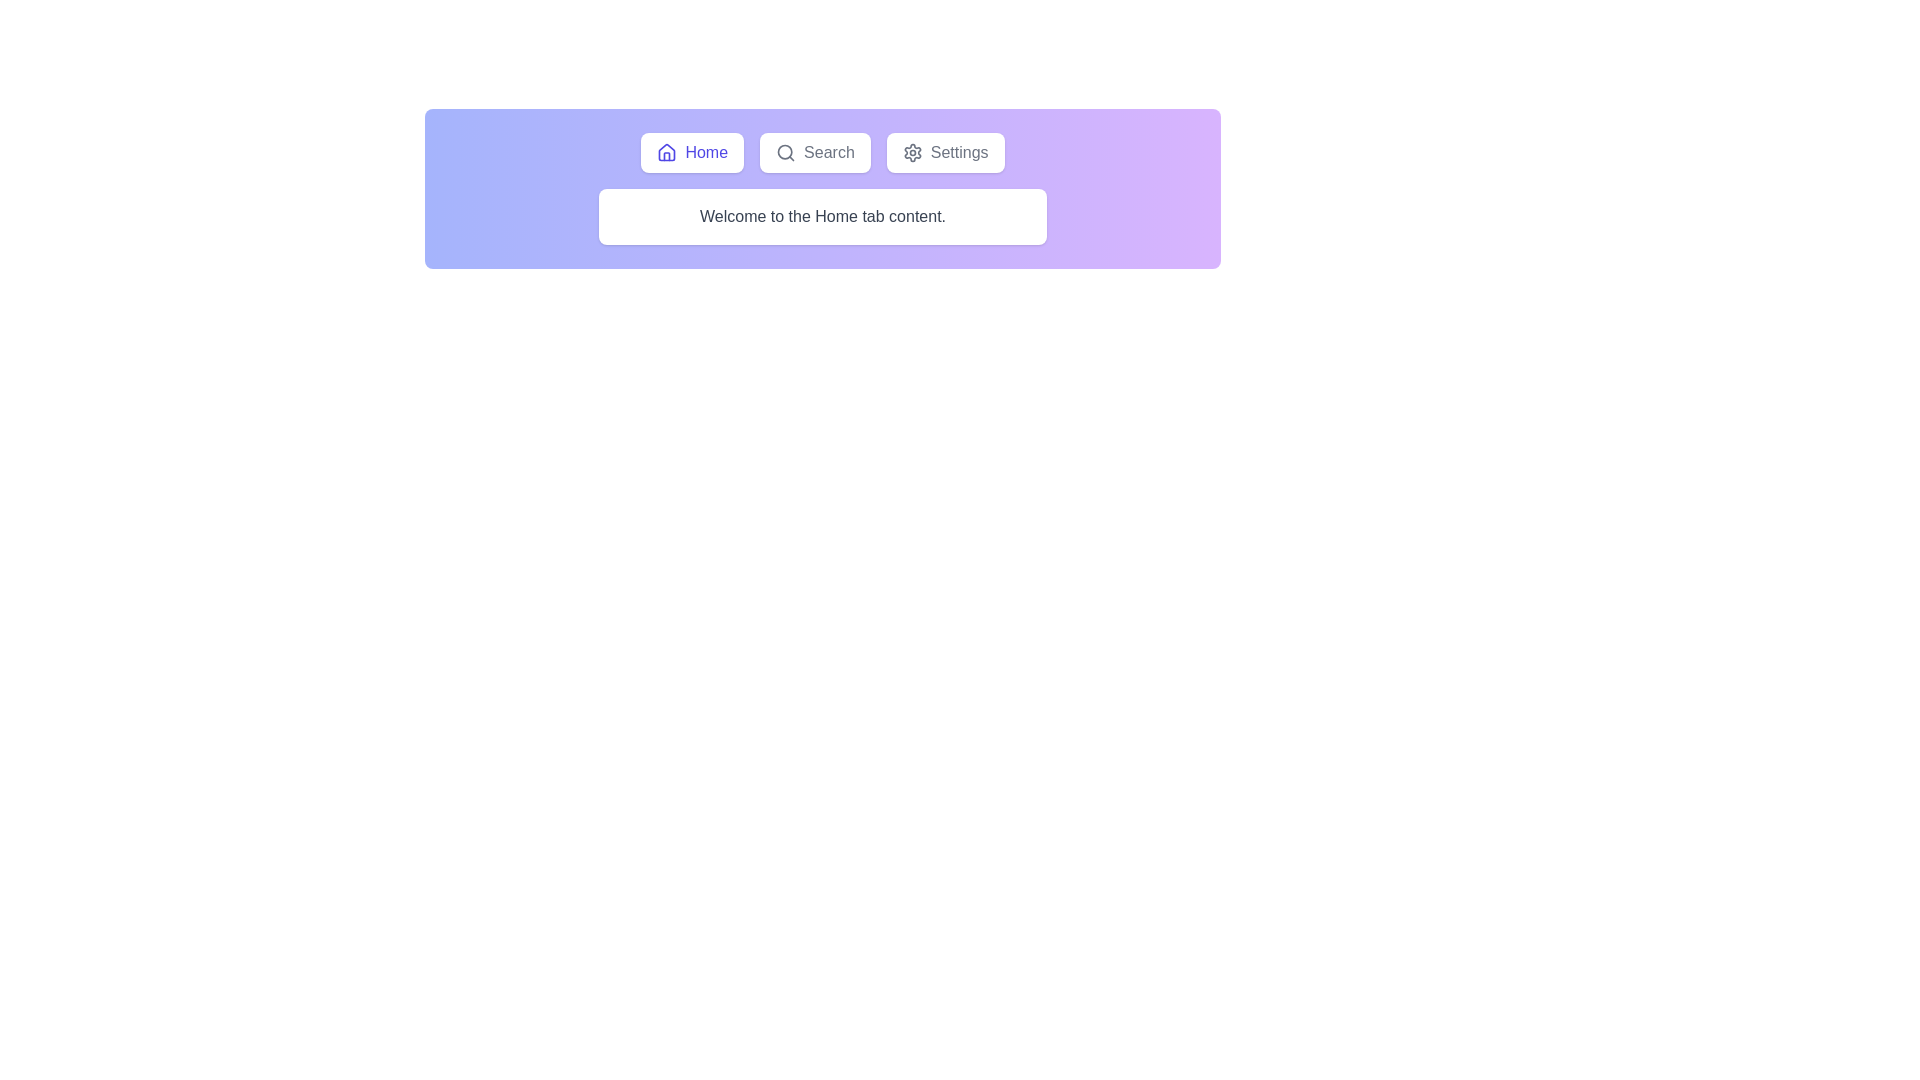 The width and height of the screenshot is (1920, 1080). Describe the element at coordinates (911, 152) in the screenshot. I see `the cogwheel-shaped 'Settings' icon at the rightmost end of the navigation bar` at that location.